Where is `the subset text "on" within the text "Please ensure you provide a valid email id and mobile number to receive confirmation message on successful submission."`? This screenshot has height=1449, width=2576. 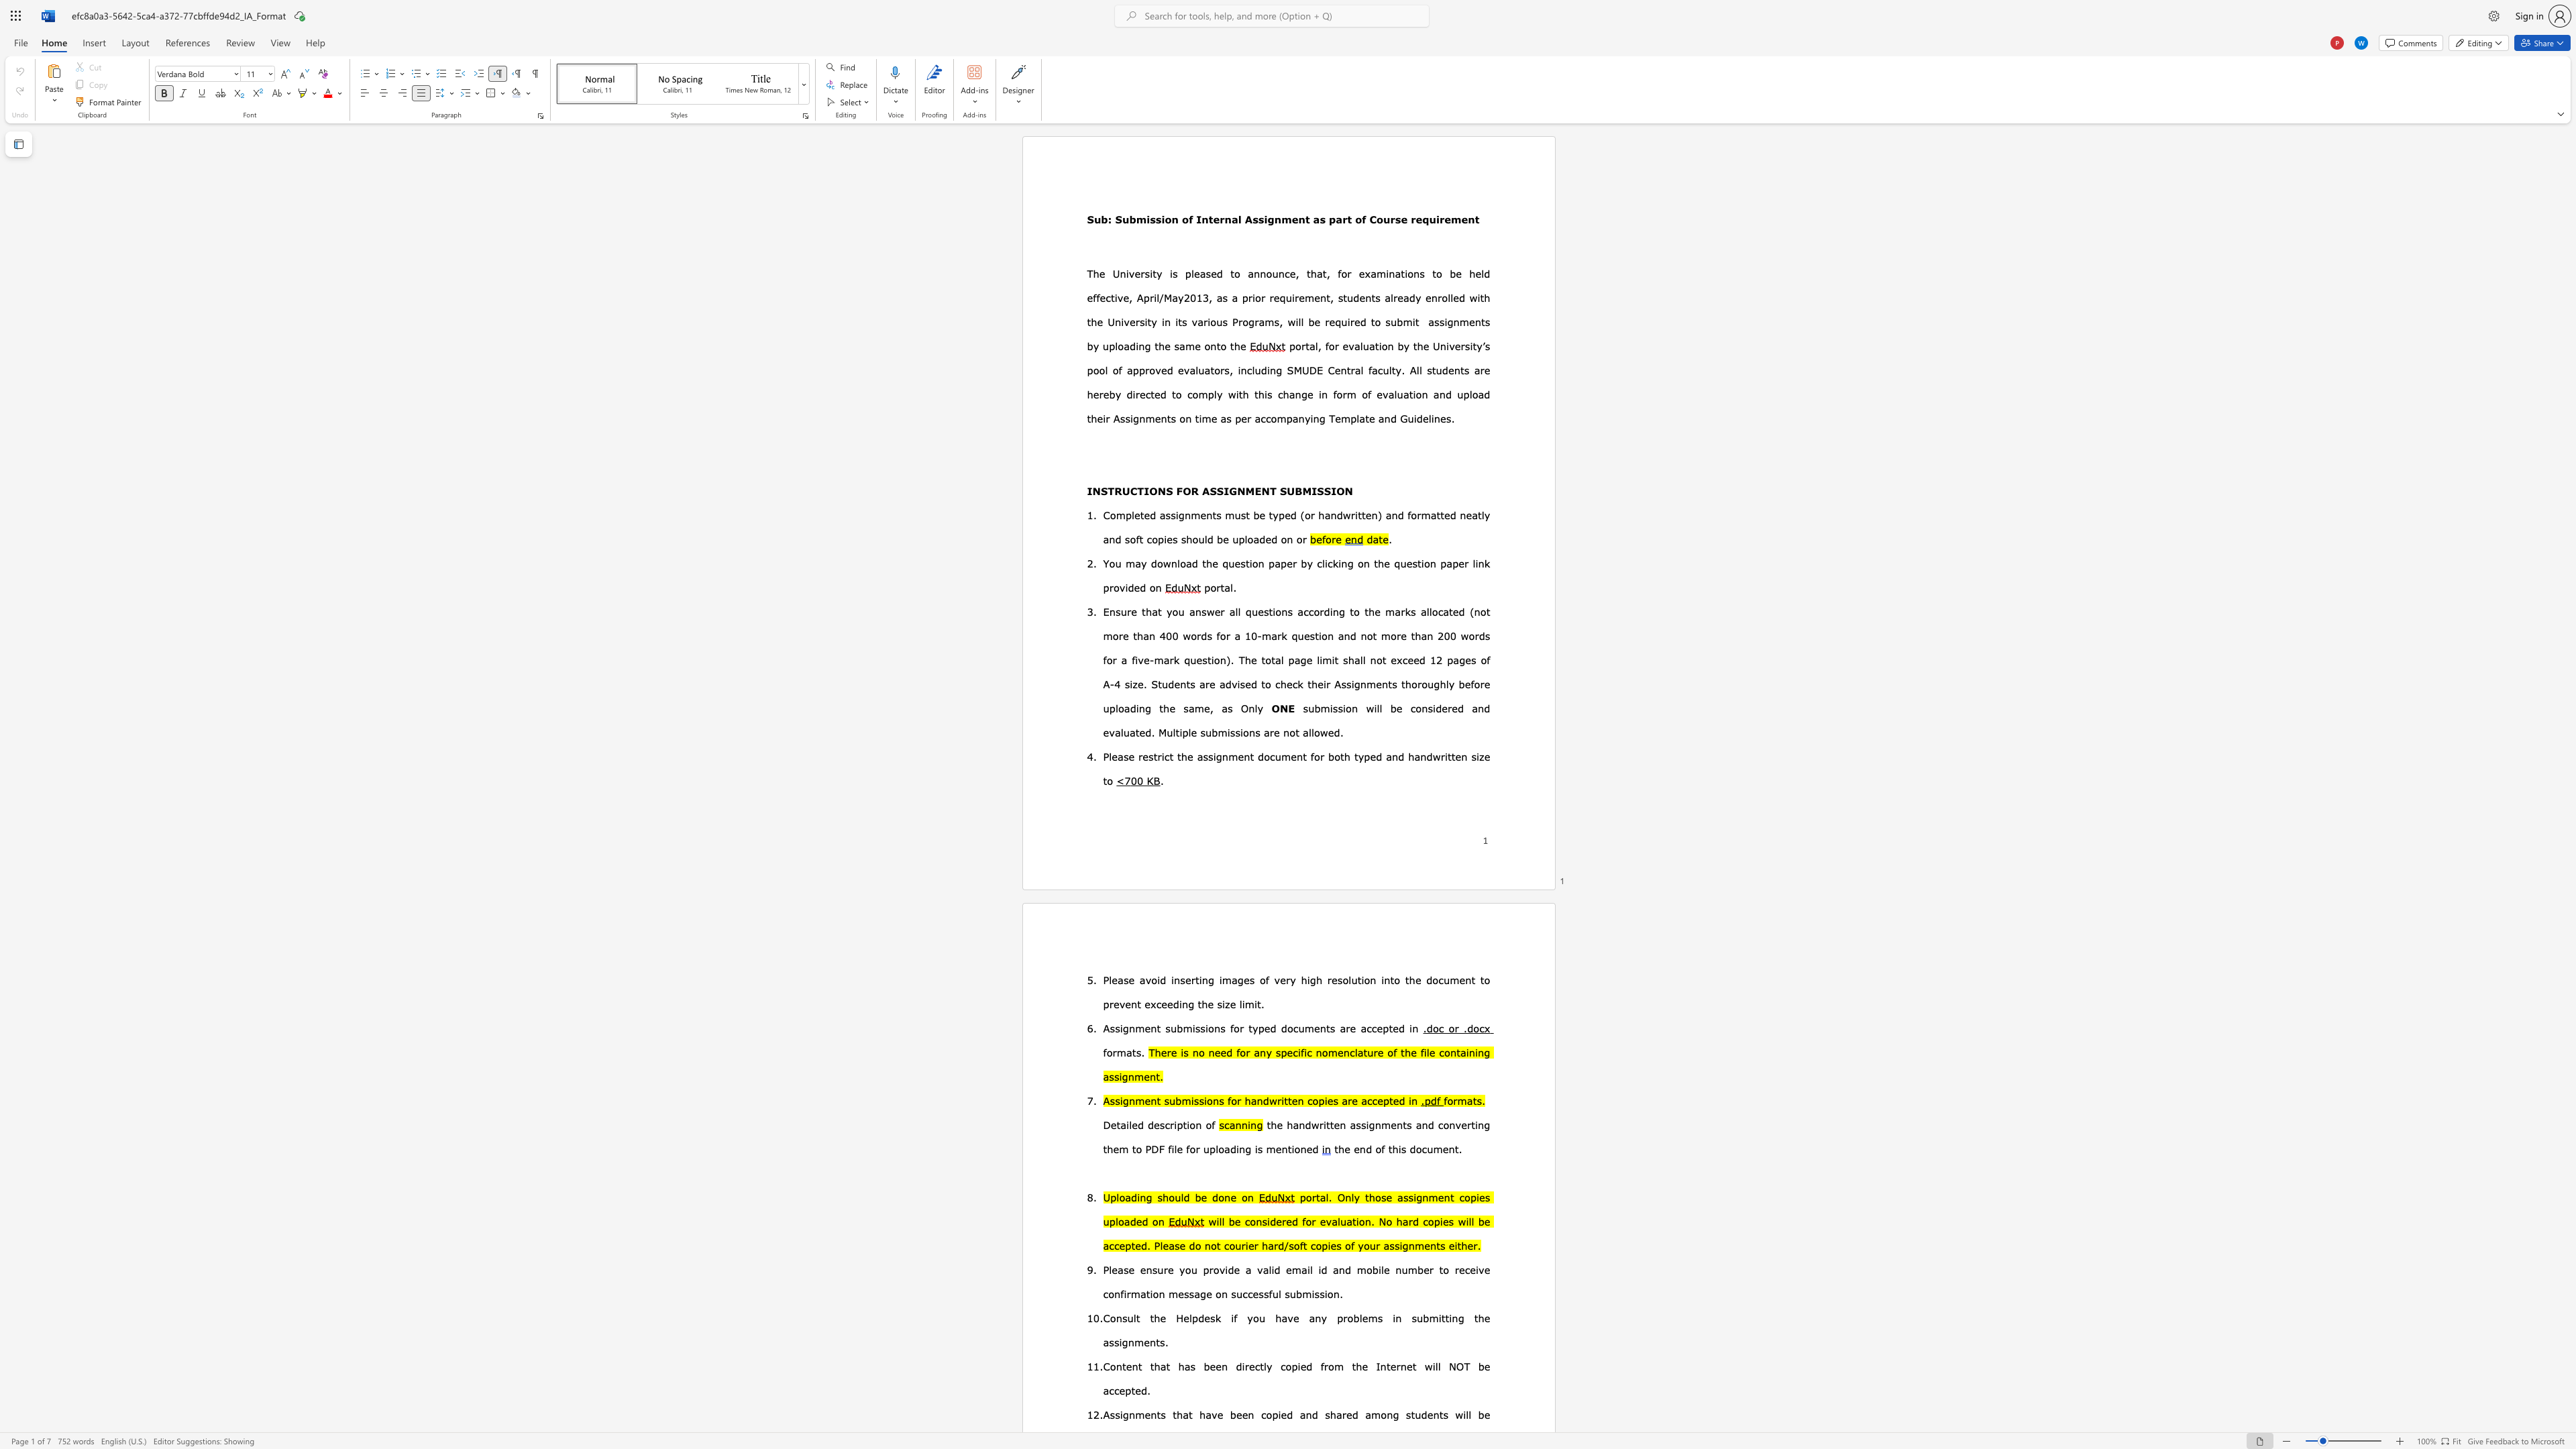 the subset text "on" within the text "Please ensure you provide a valid email id and mobile number to receive confirmation message on successful submission." is located at coordinates (1327, 1294).